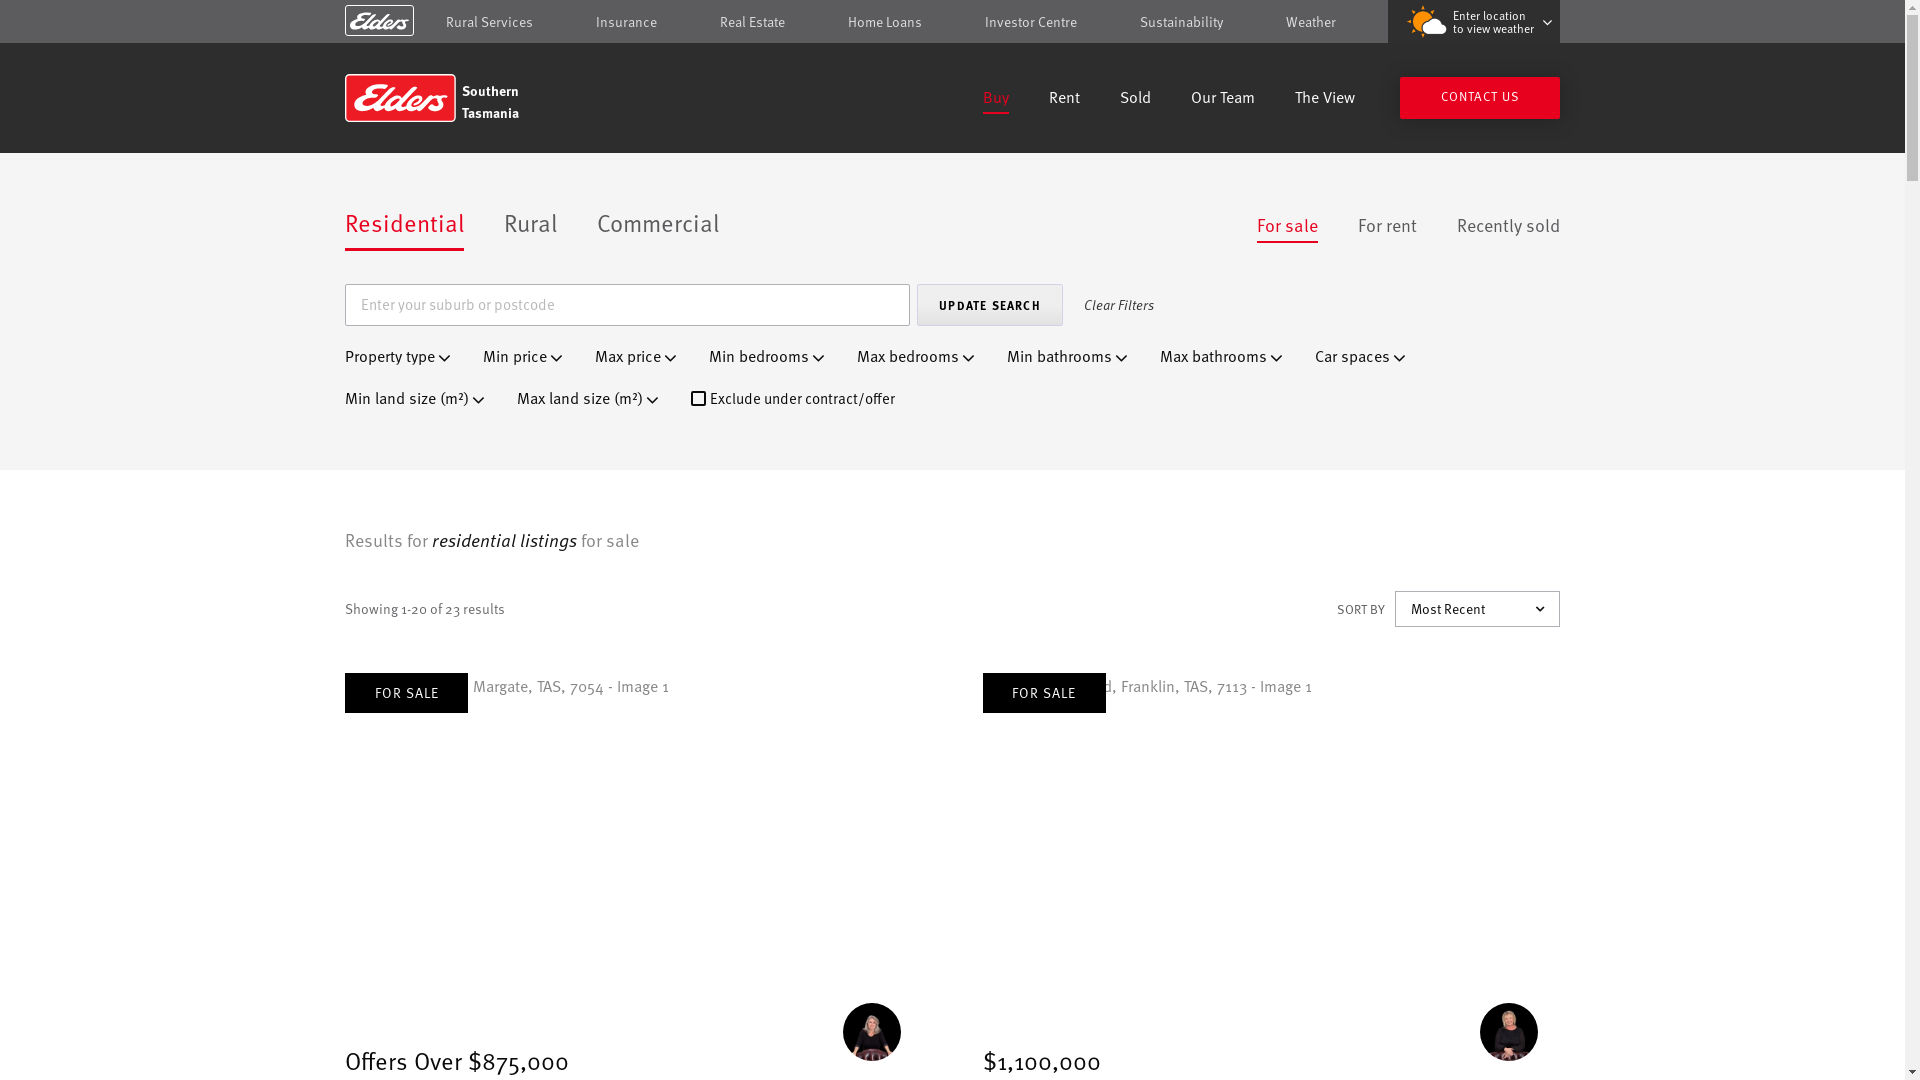 The width and height of the screenshot is (1920, 1080). Describe the element at coordinates (1063, 99) in the screenshot. I see `'Rent'` at that location.